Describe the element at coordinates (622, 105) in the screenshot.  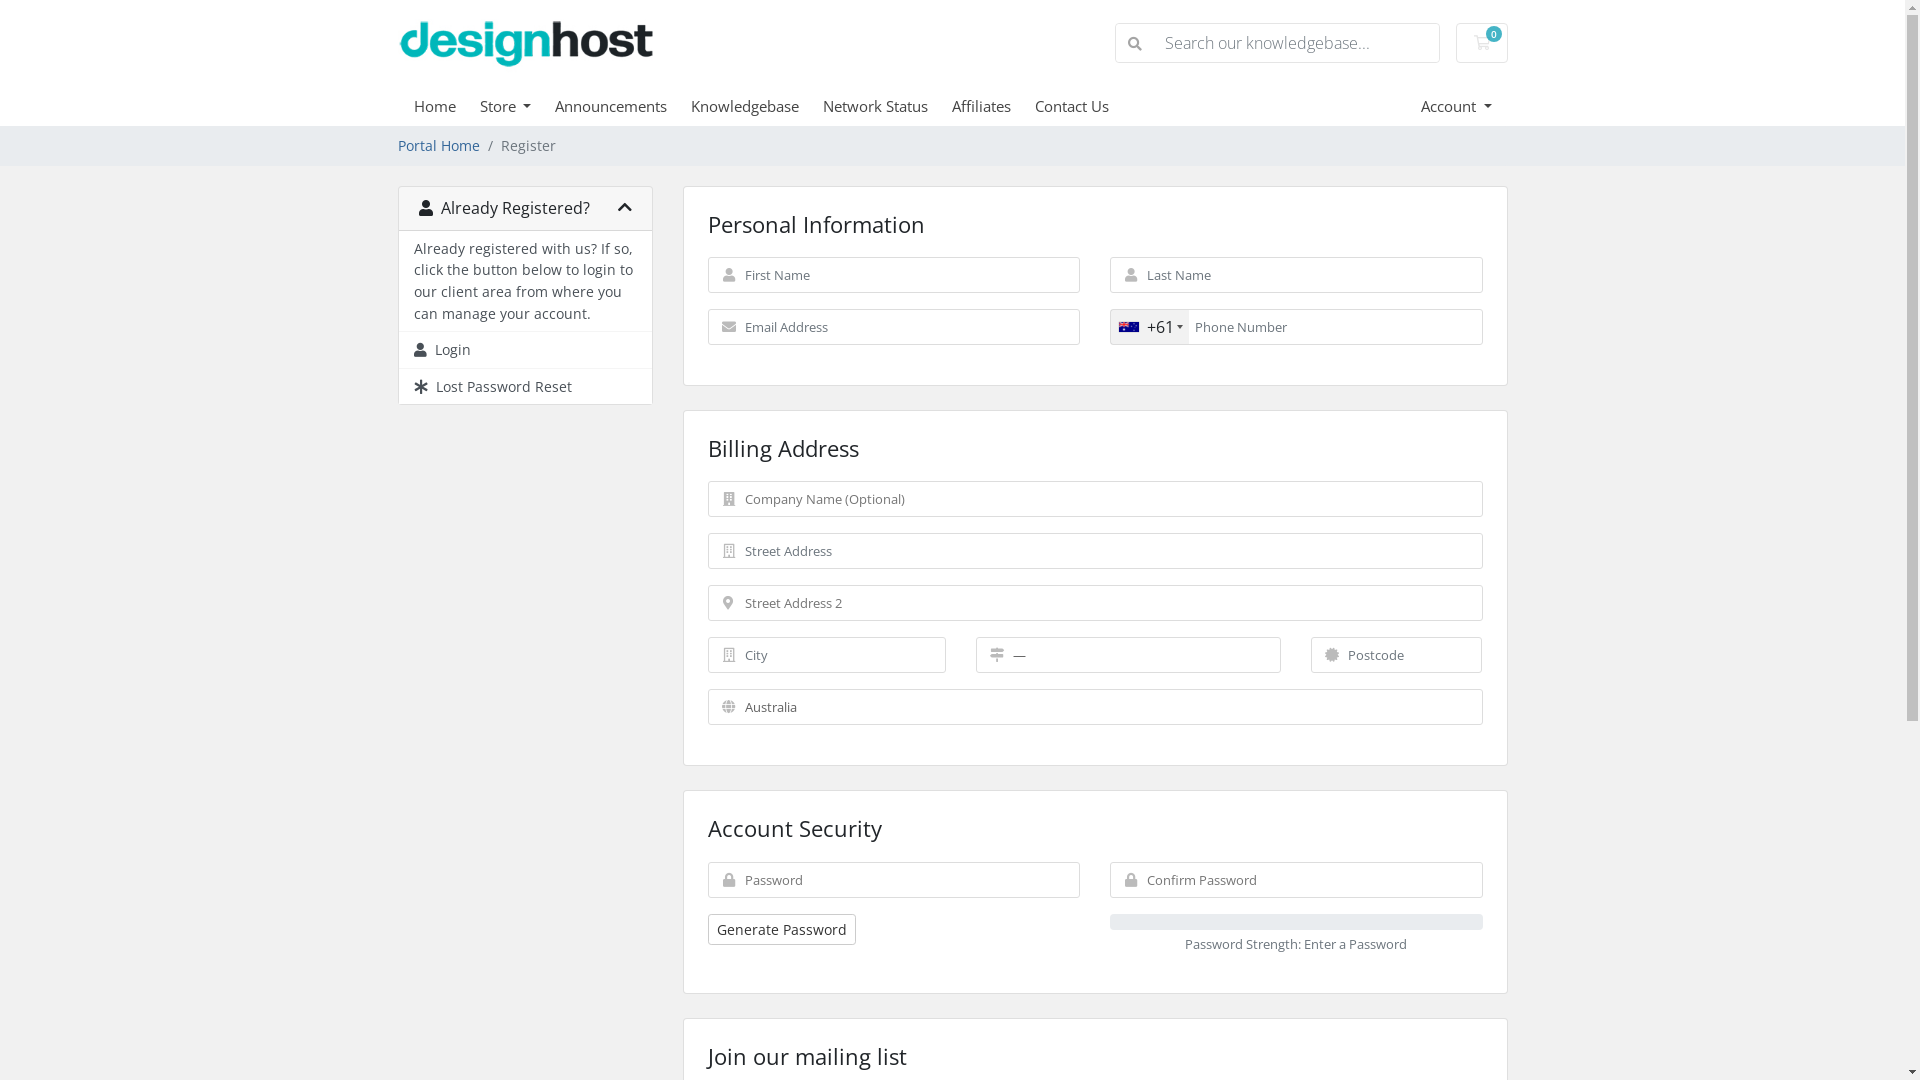
I see `'Announcements'` at that location.